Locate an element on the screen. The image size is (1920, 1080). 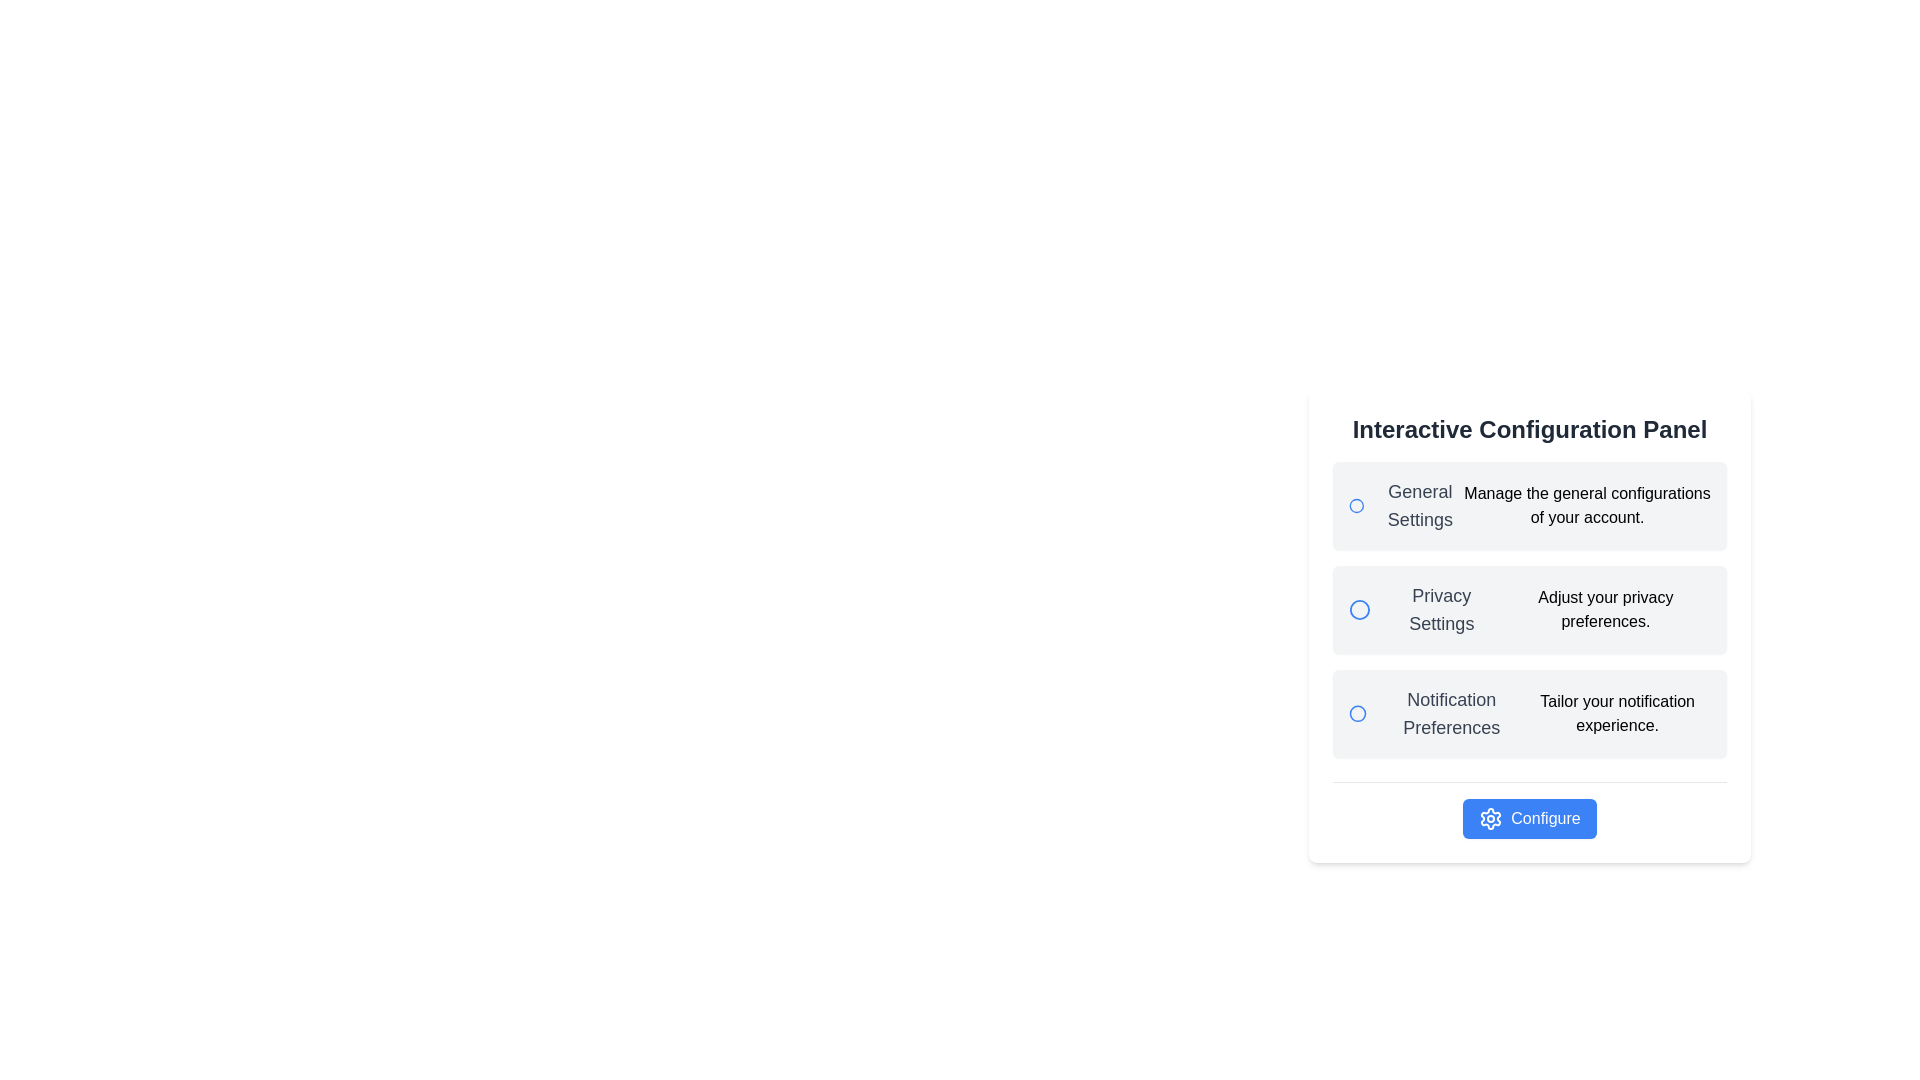
the section titles or descriptions in the vertical list of settings displayed within the interactive configuration panel, located below the title 'Interactive Configuration Panel' and above the 'Configure' button is located at coordinates (1529, 608).